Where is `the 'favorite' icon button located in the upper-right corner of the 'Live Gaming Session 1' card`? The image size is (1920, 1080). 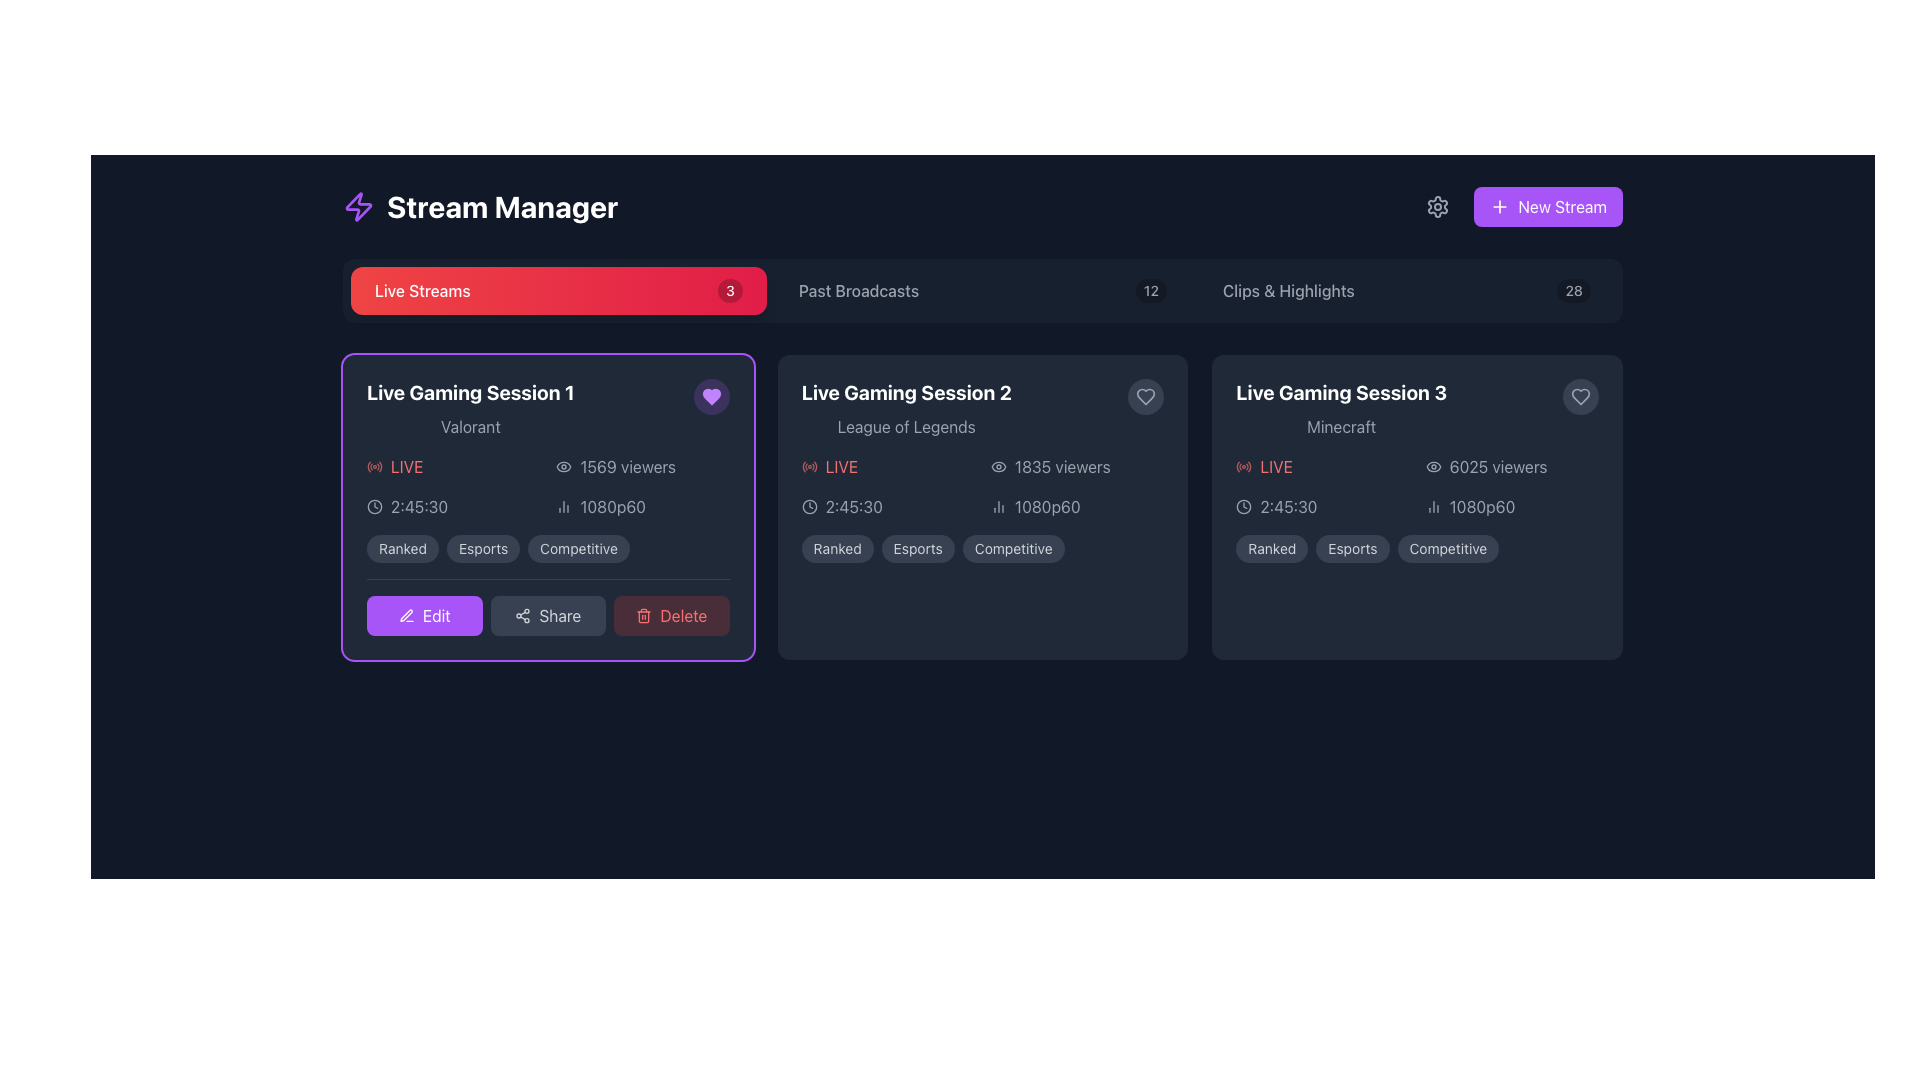
the 'favorite' icon button located in the upper-right corner of the 'Live Gaming Session 1' card is located at coordinates (711, 397).